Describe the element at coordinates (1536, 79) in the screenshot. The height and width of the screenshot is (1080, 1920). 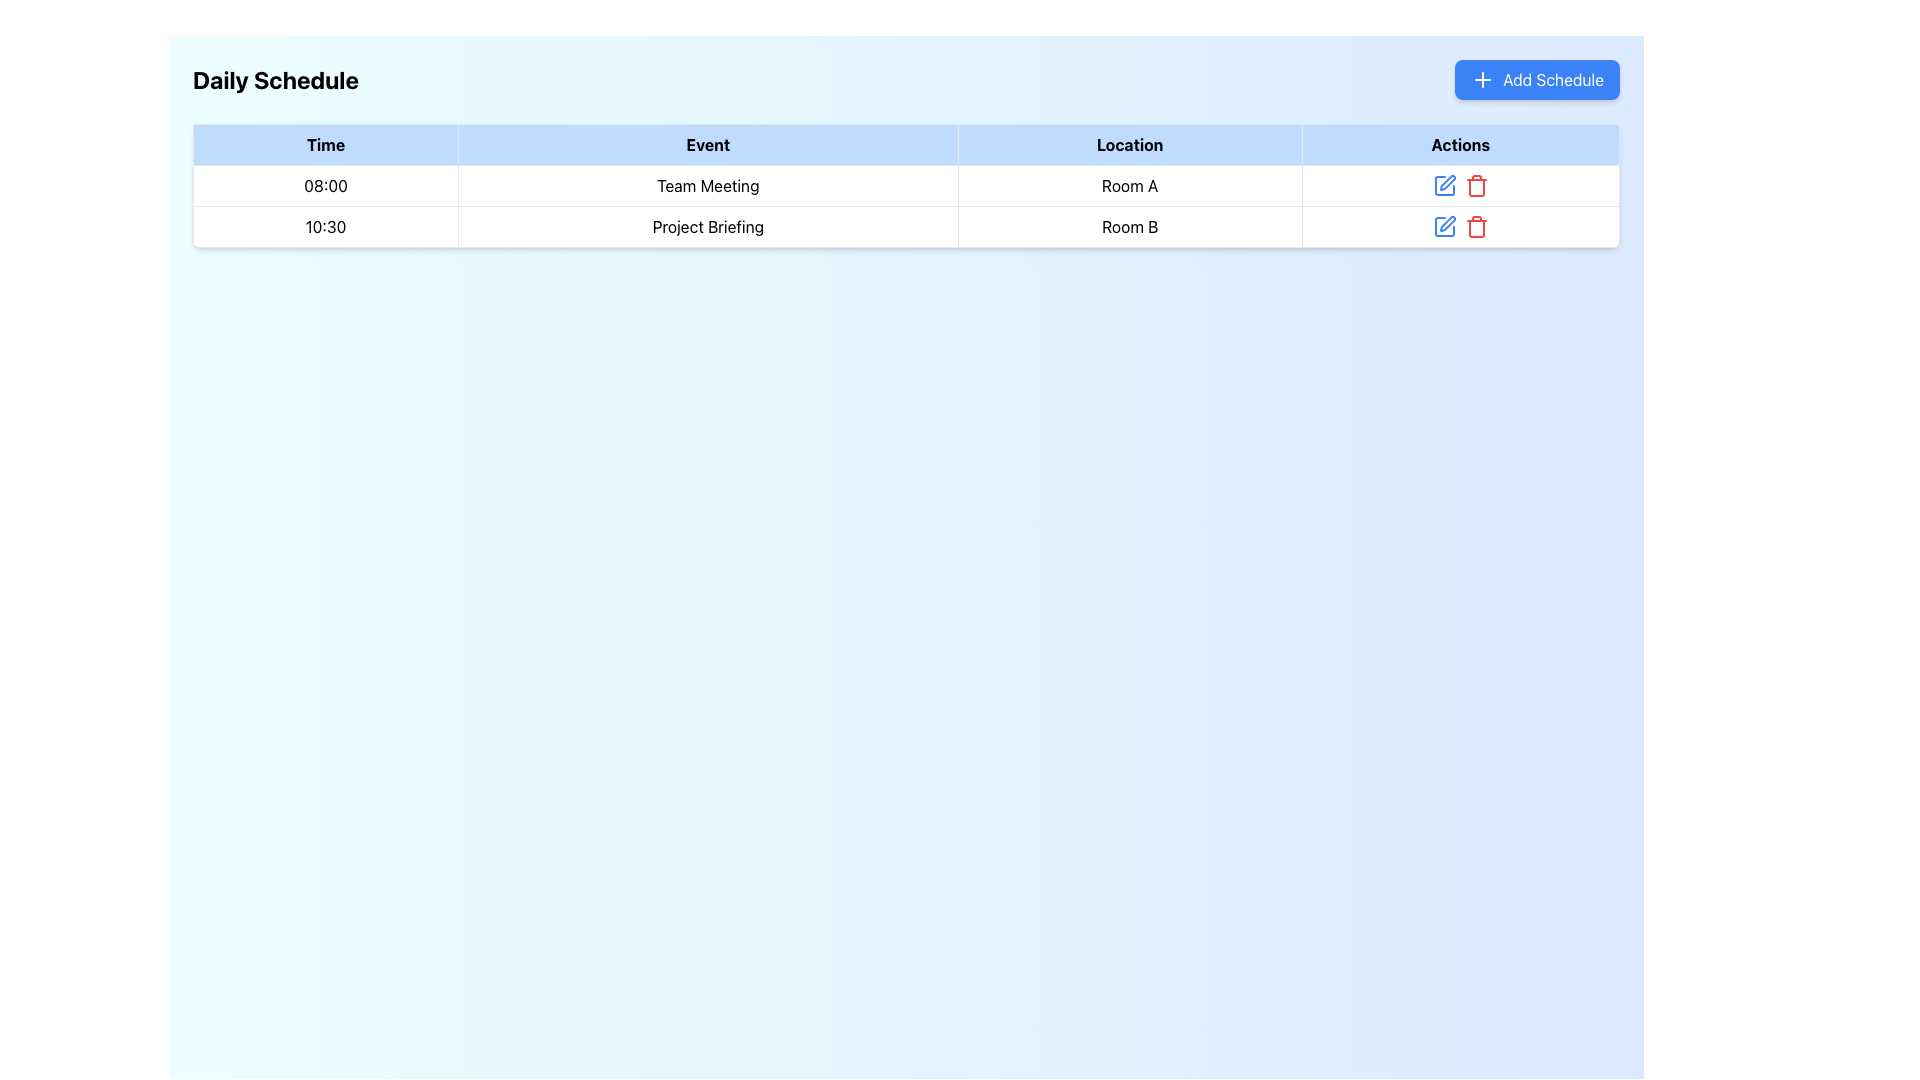
I see `the 'Add Schedule' button with a blue background and white text` at that location.